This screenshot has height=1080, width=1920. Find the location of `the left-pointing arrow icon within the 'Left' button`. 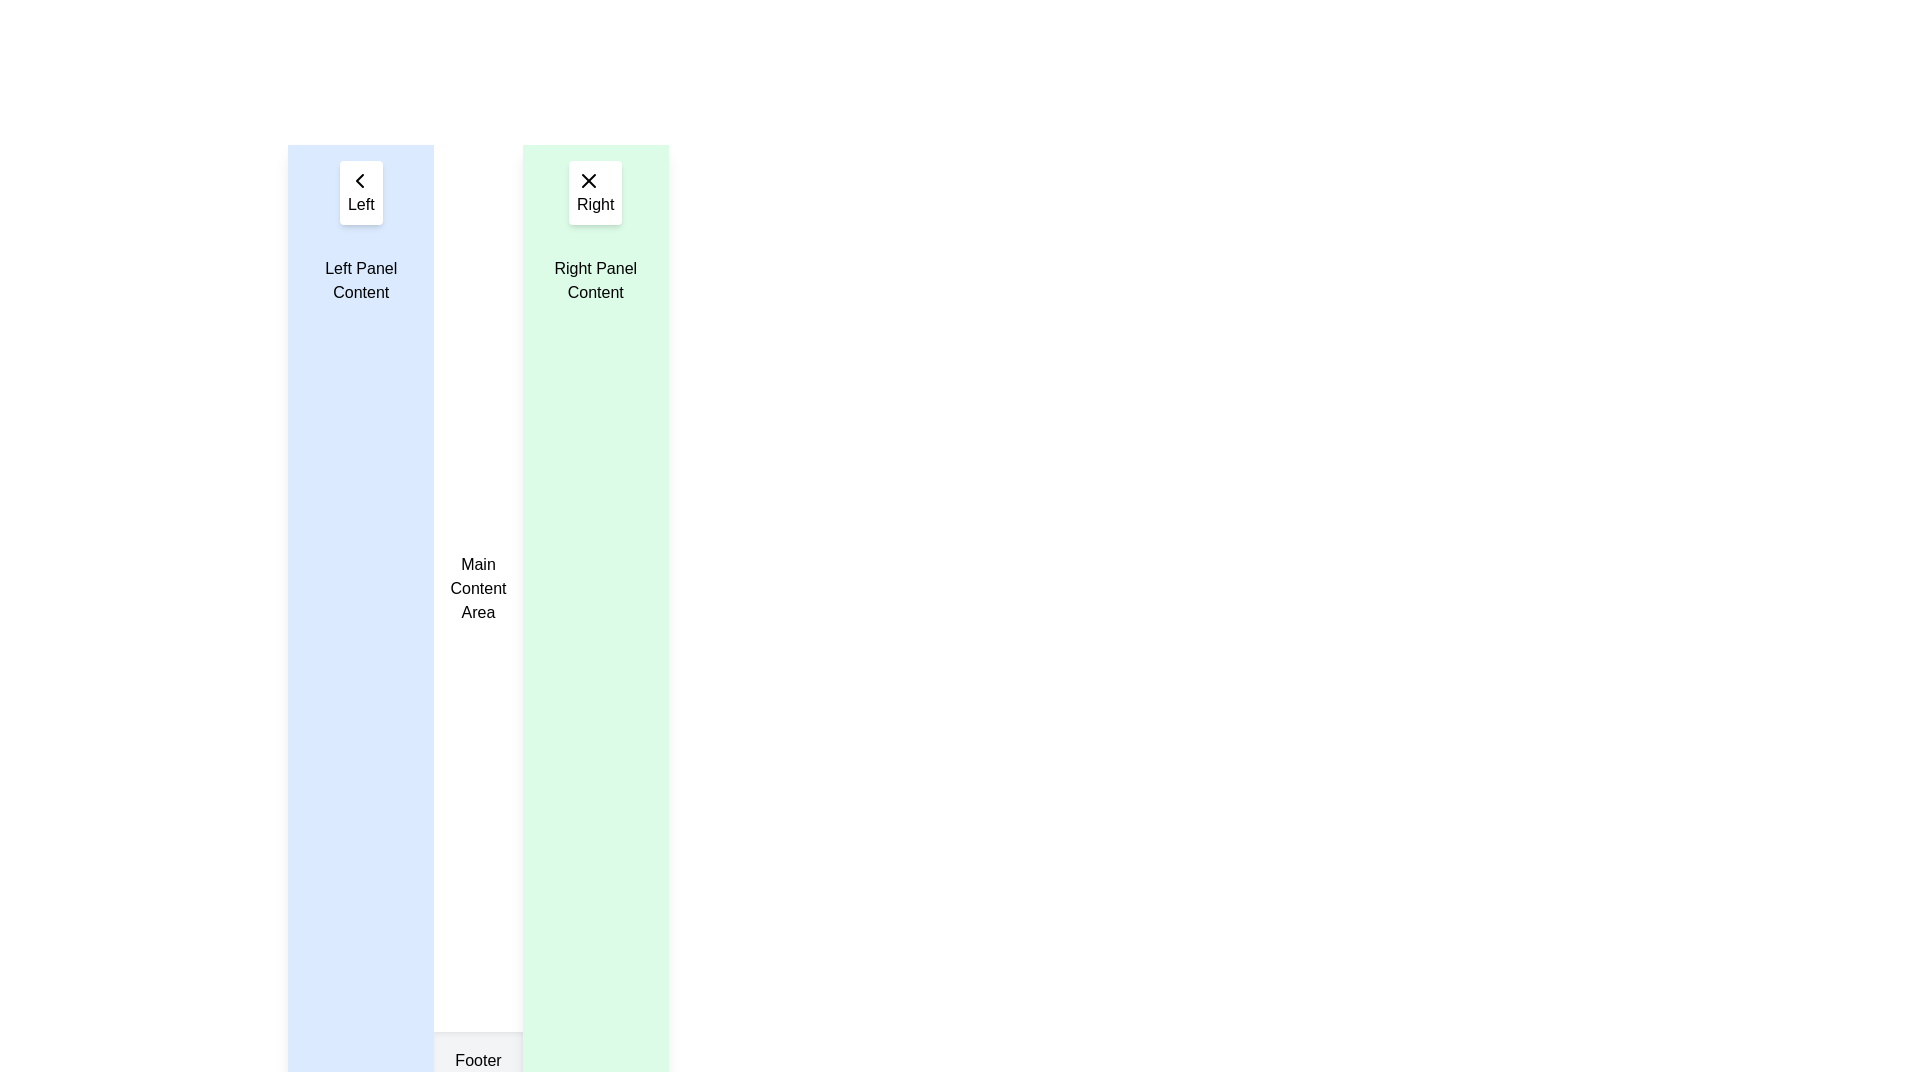

the left-pointing arrow icon within the 'Left' button is located at coordinates (359, 181).